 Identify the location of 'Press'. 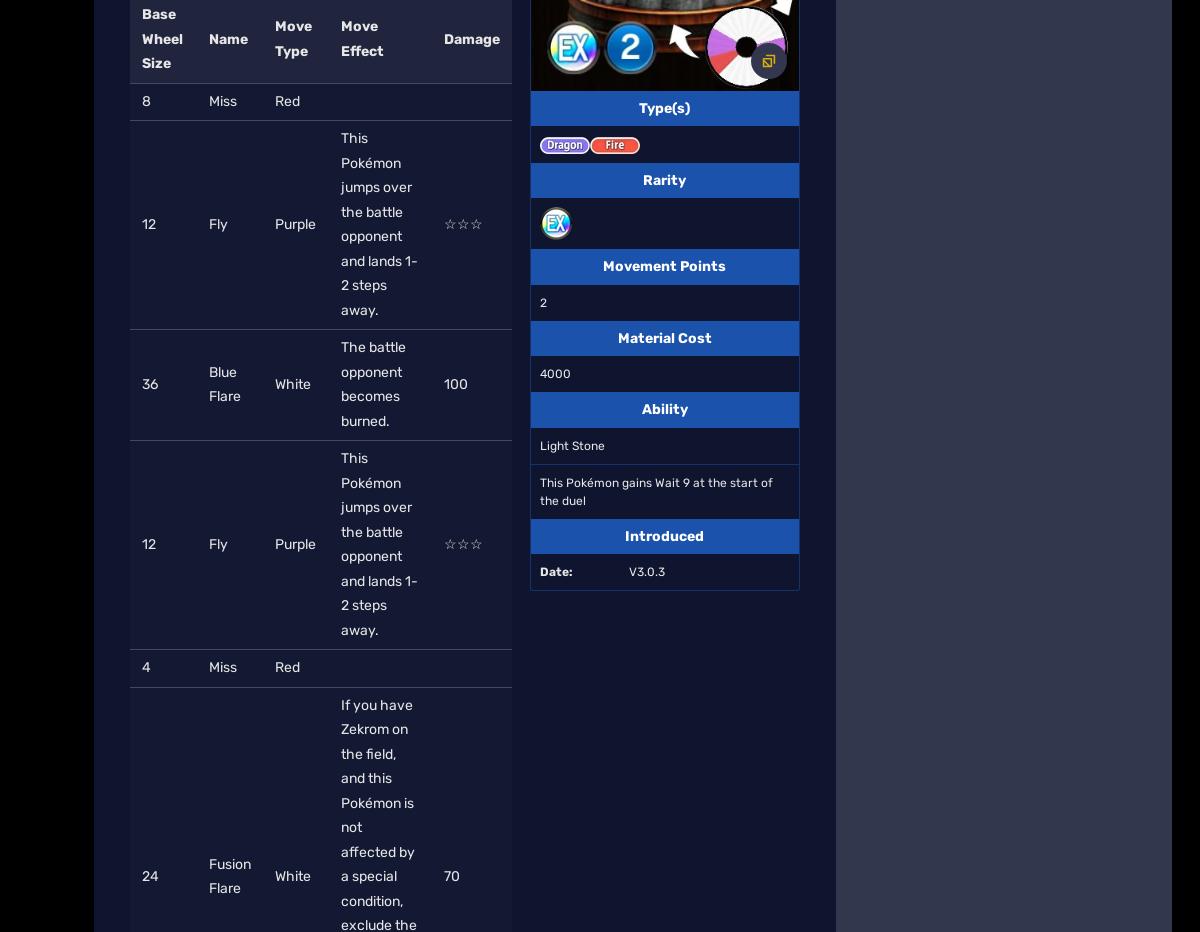
(410, 329).